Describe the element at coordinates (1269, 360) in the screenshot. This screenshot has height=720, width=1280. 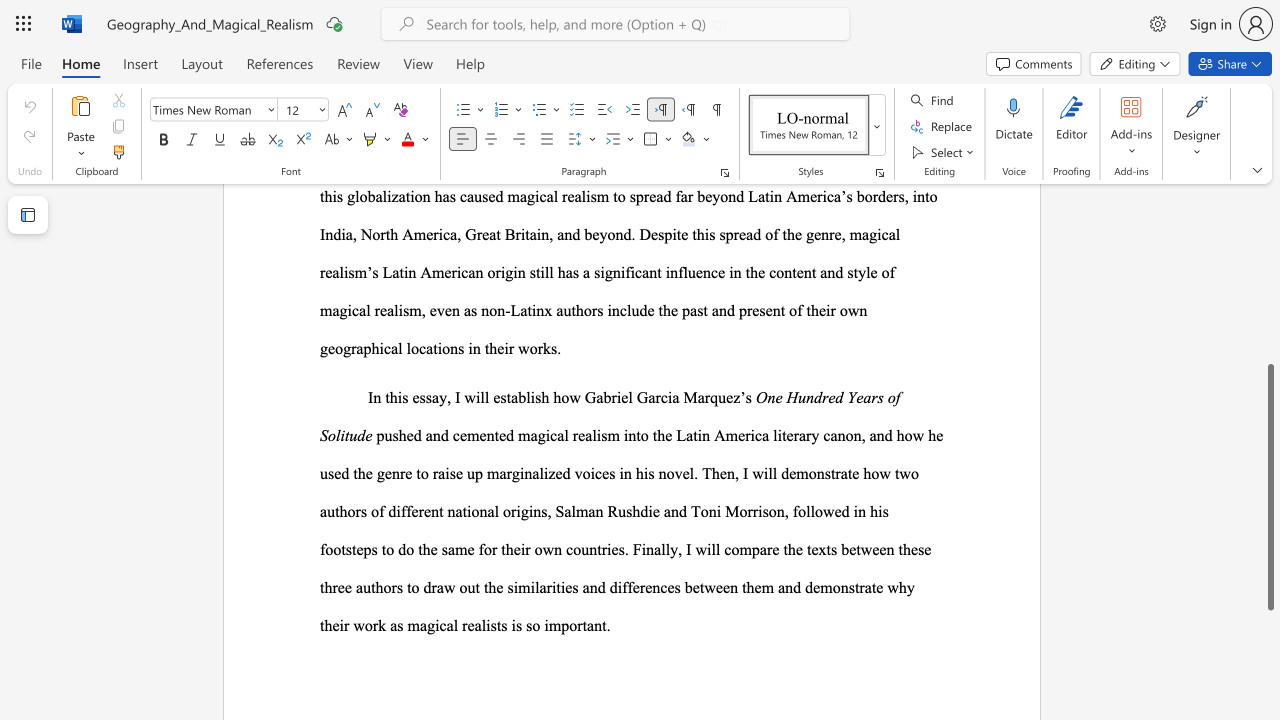
I see `the scrollbar on the right side to scroll the page up` at that location.